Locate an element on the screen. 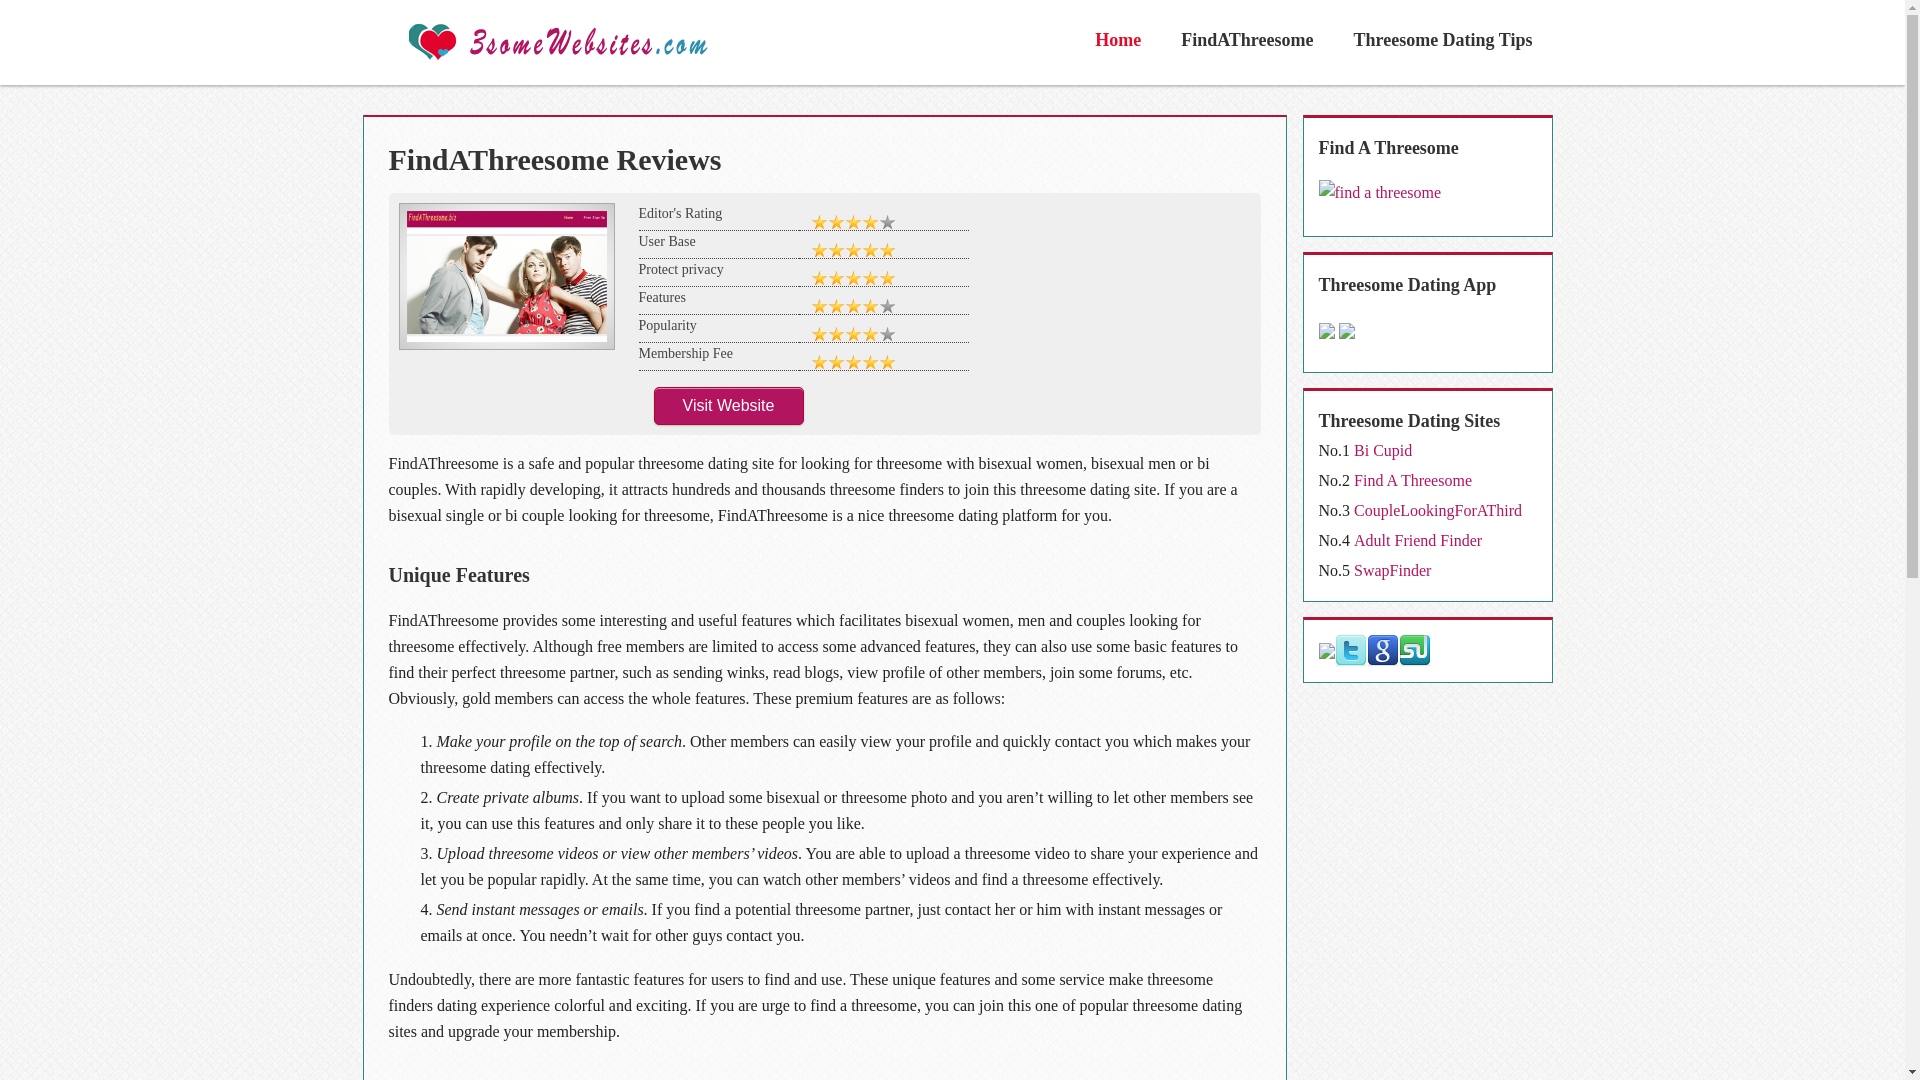  '3some Websites' is located at coordinates (608, 42).